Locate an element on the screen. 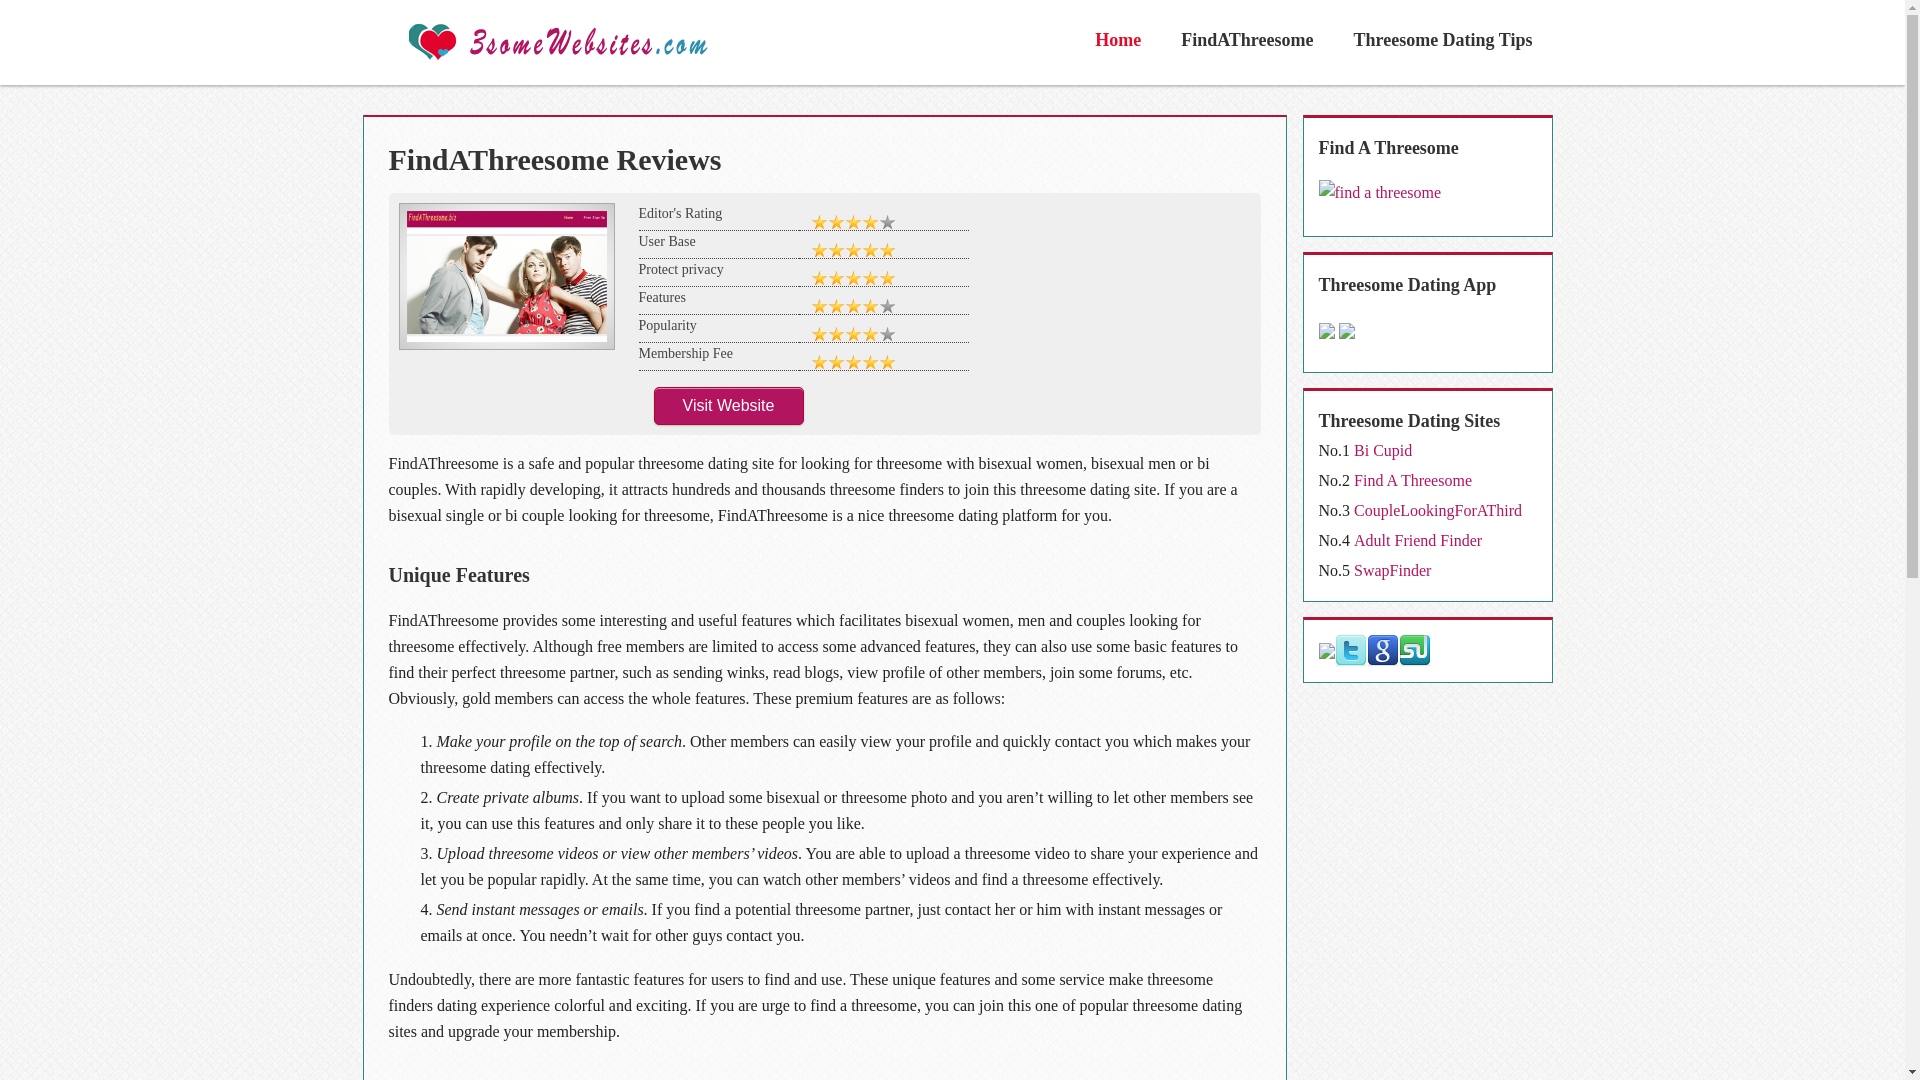  '3some Websites' is located at coordinates (608, 42).